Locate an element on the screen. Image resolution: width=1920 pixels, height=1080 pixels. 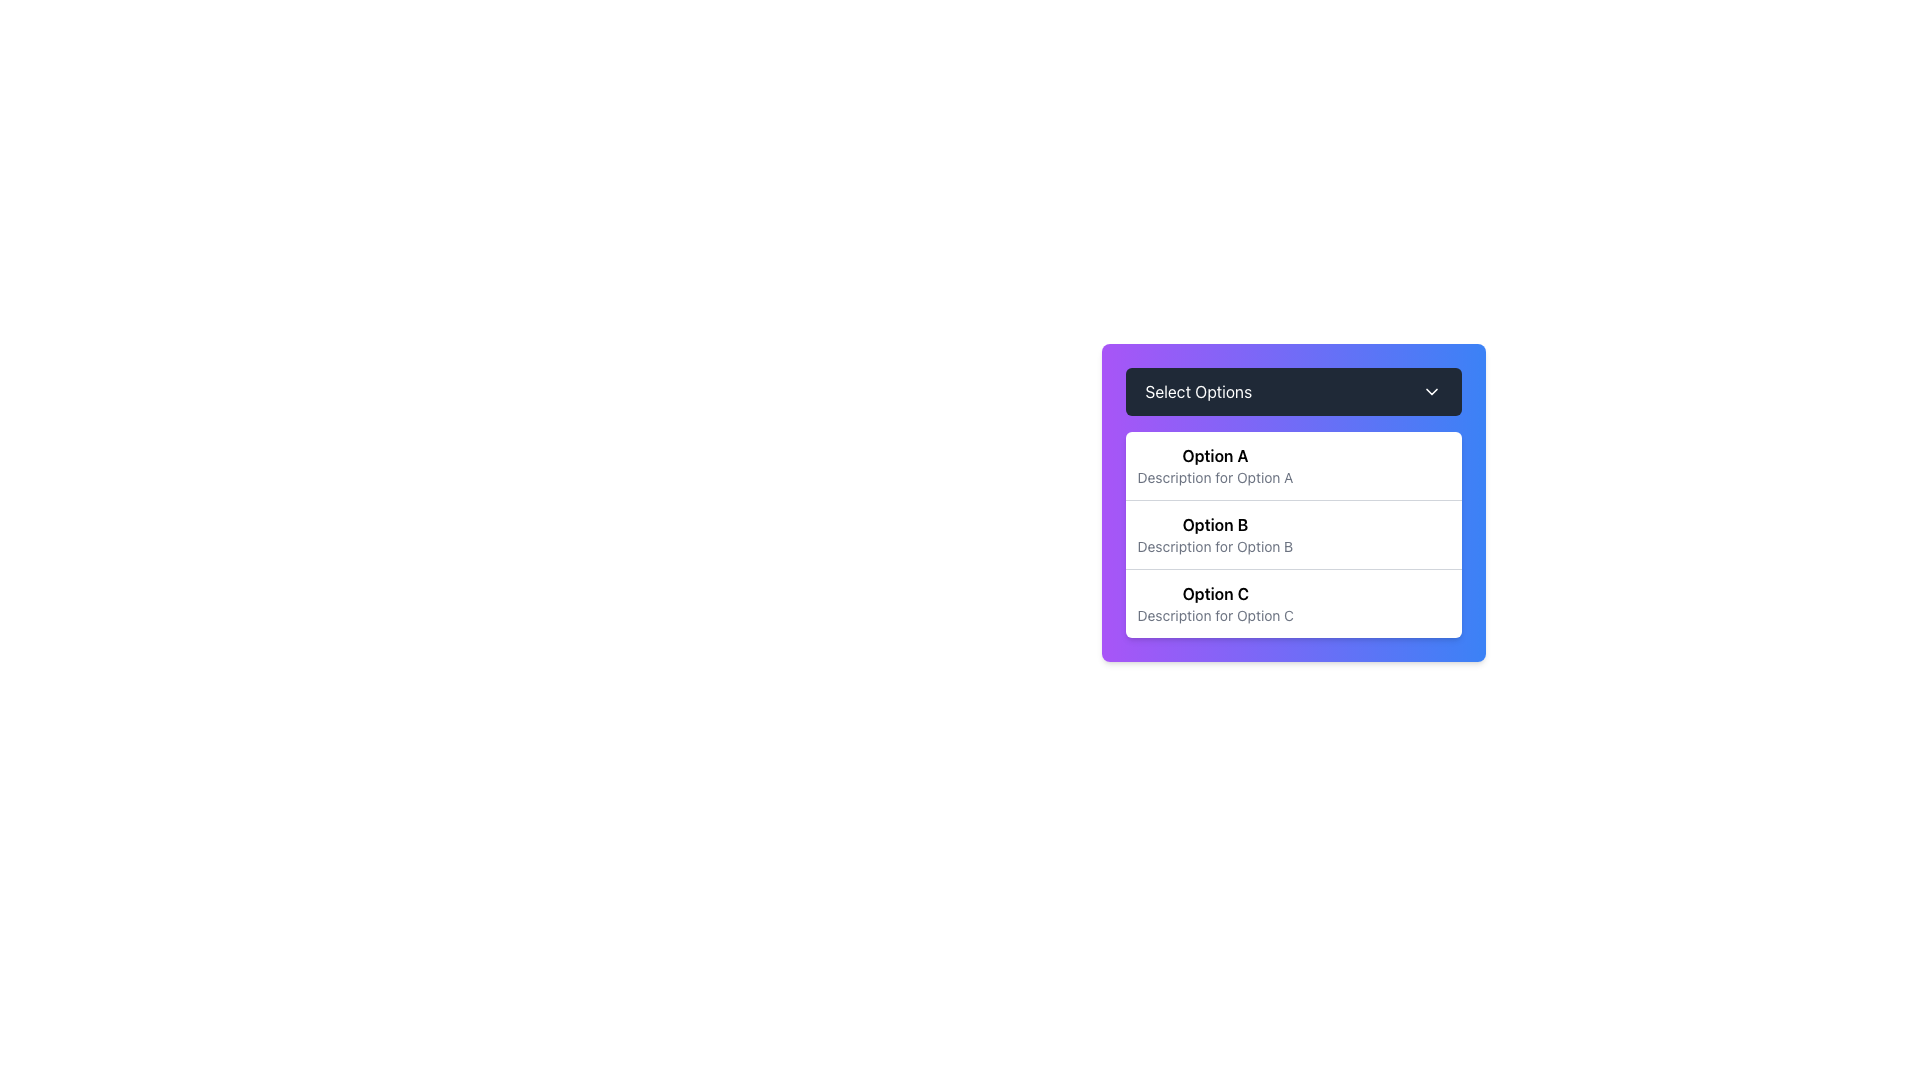
the second item in the dropdown menu is located at coordinates (1293, 501).